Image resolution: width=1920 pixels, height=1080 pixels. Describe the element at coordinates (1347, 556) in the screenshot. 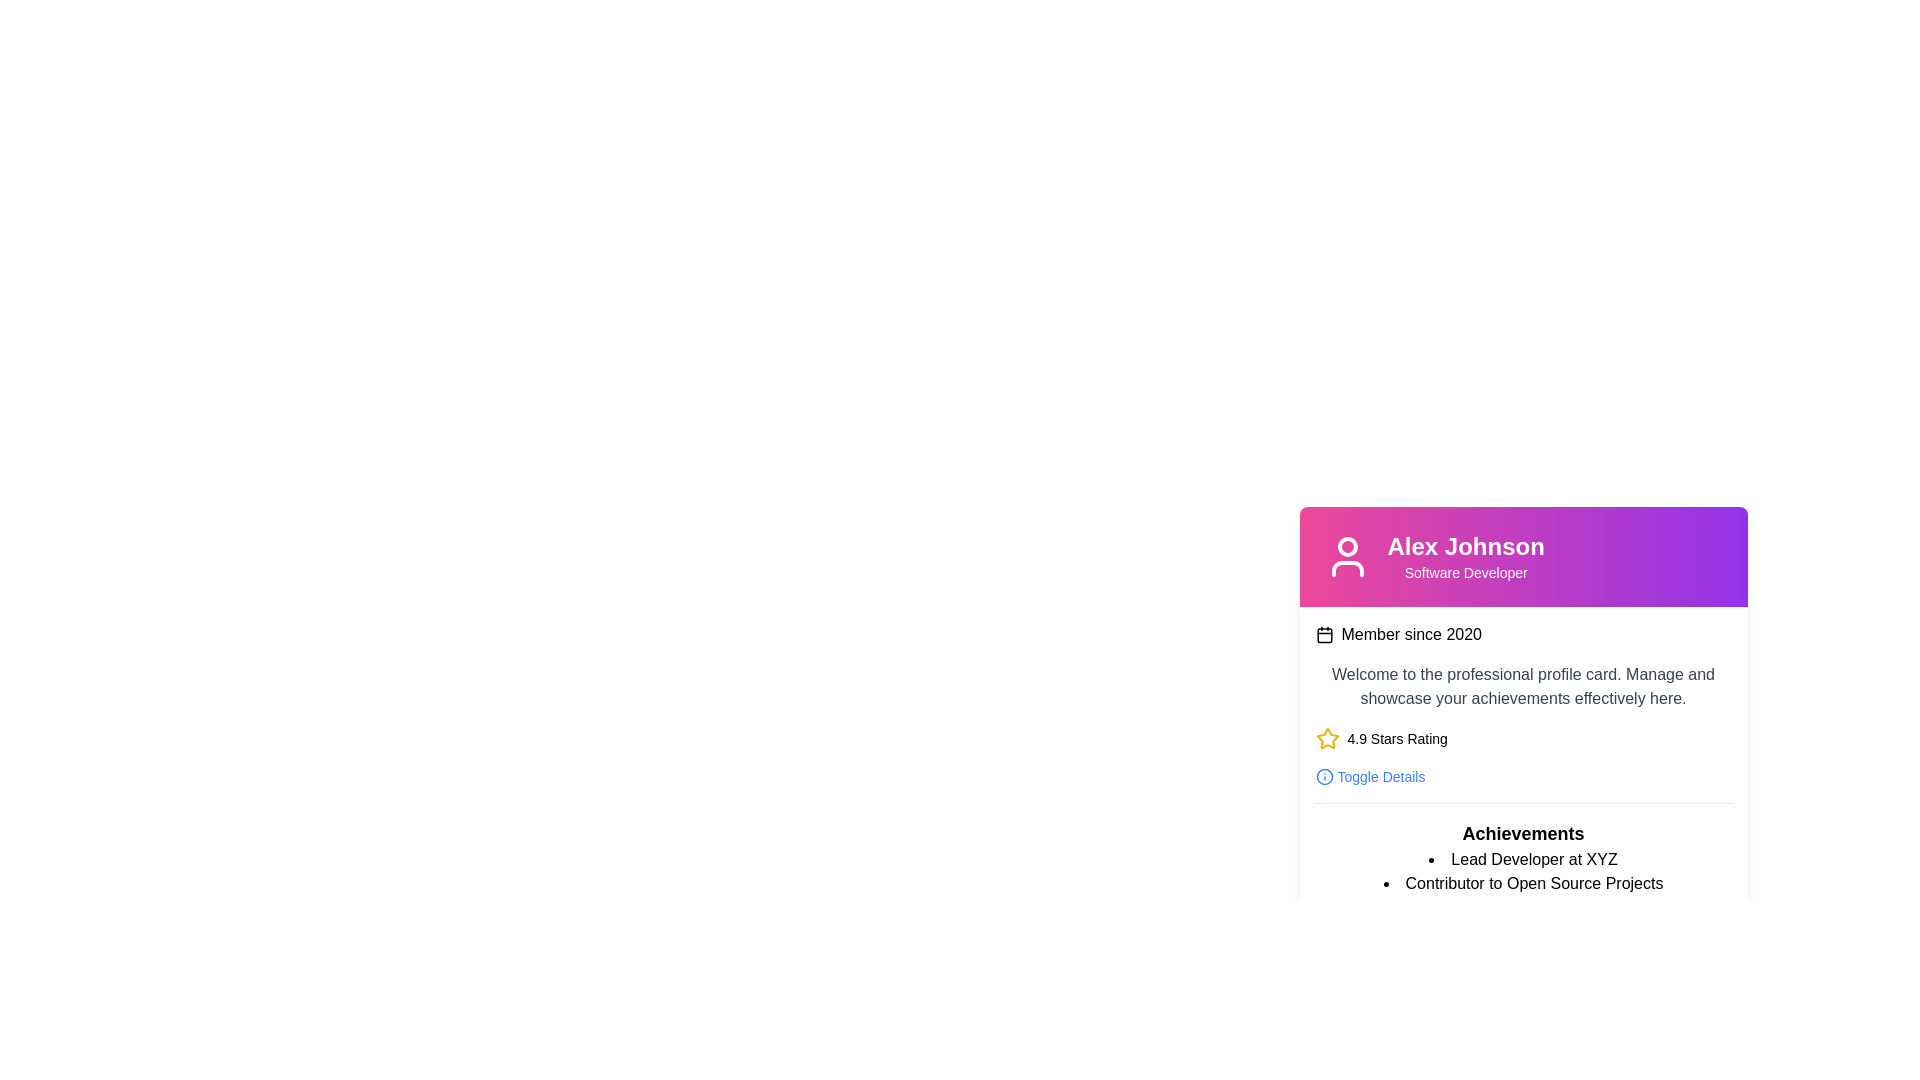

I see `the user profile icon, which is a white circular head with a stylized body against a gradient pink background, located at the top-left corner of the card containing information about 'Alex Johnson'` at that location.